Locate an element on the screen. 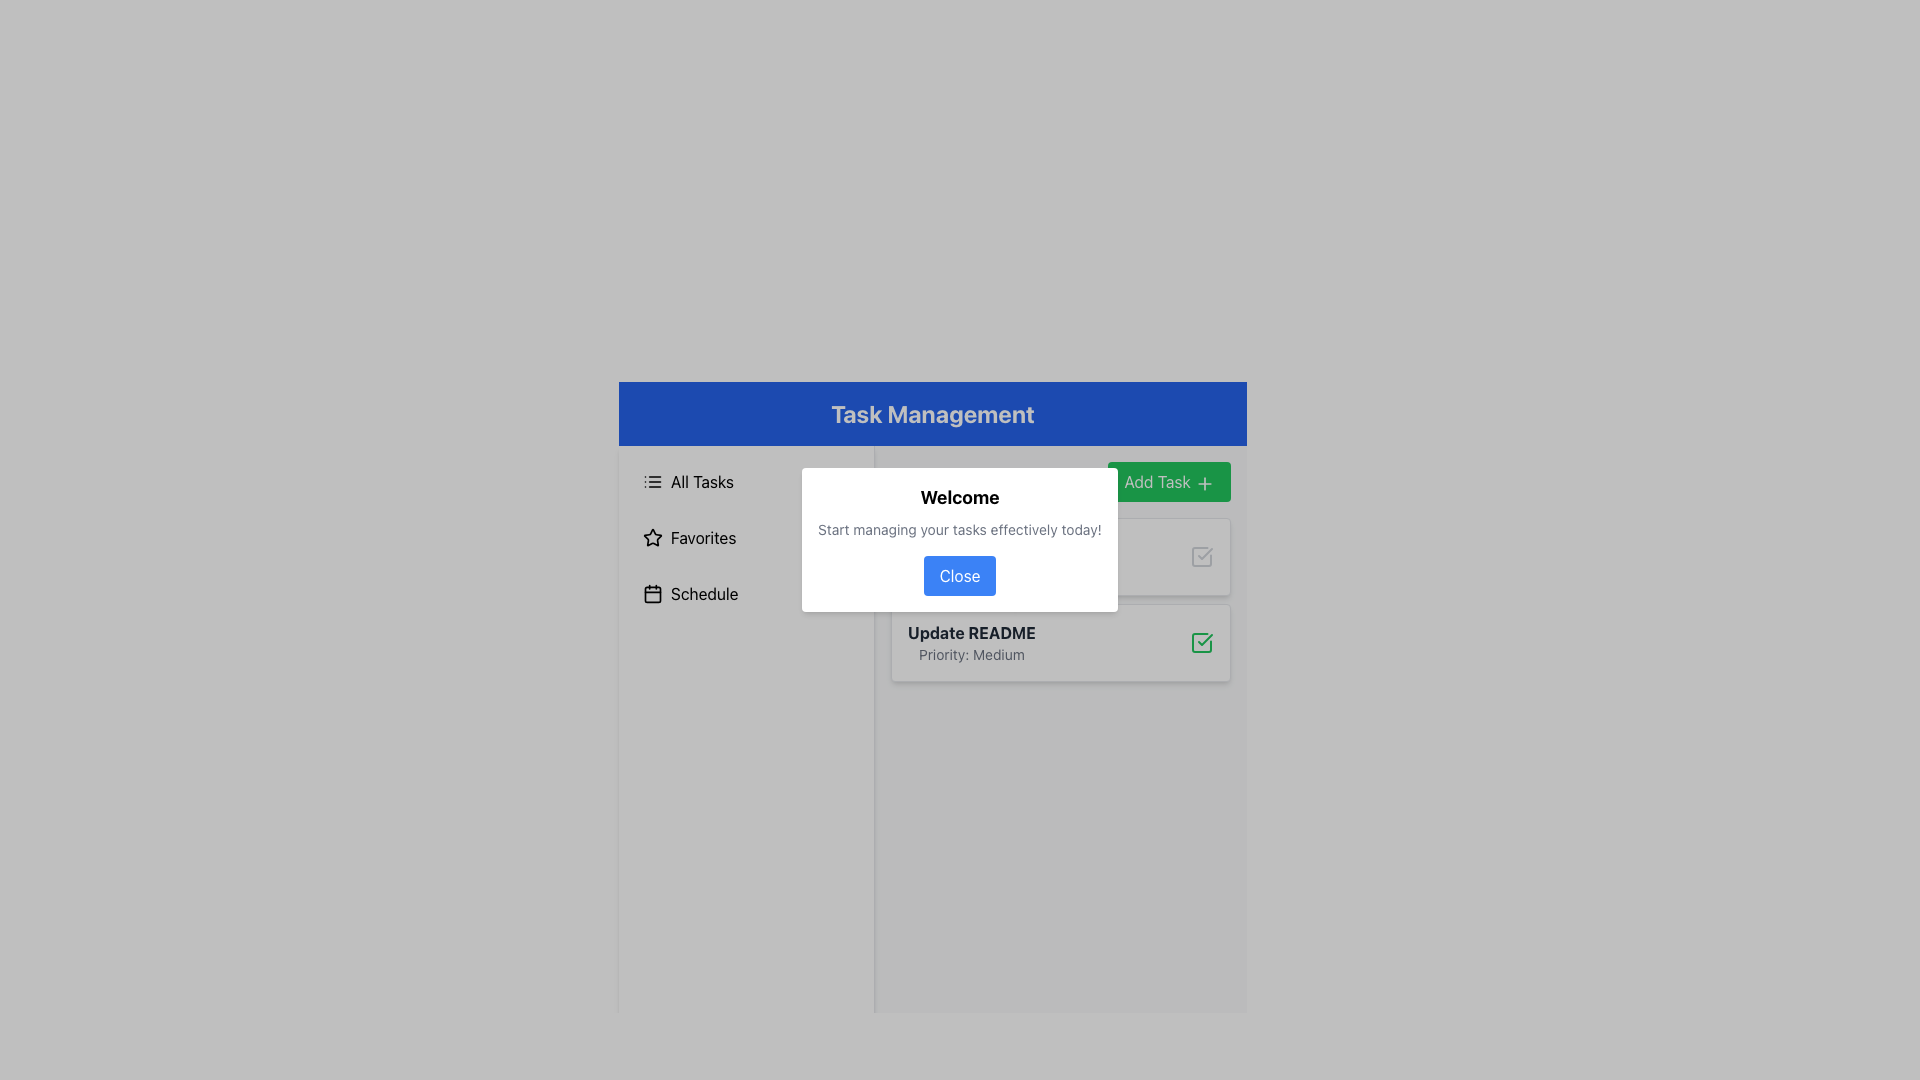 This screenshot has width=1920, height=1080. the black calendar-shaped icon located in the sidebar, which is the third item in the vertical list above the 'Schedule' text is located at coordinates (652, 593).